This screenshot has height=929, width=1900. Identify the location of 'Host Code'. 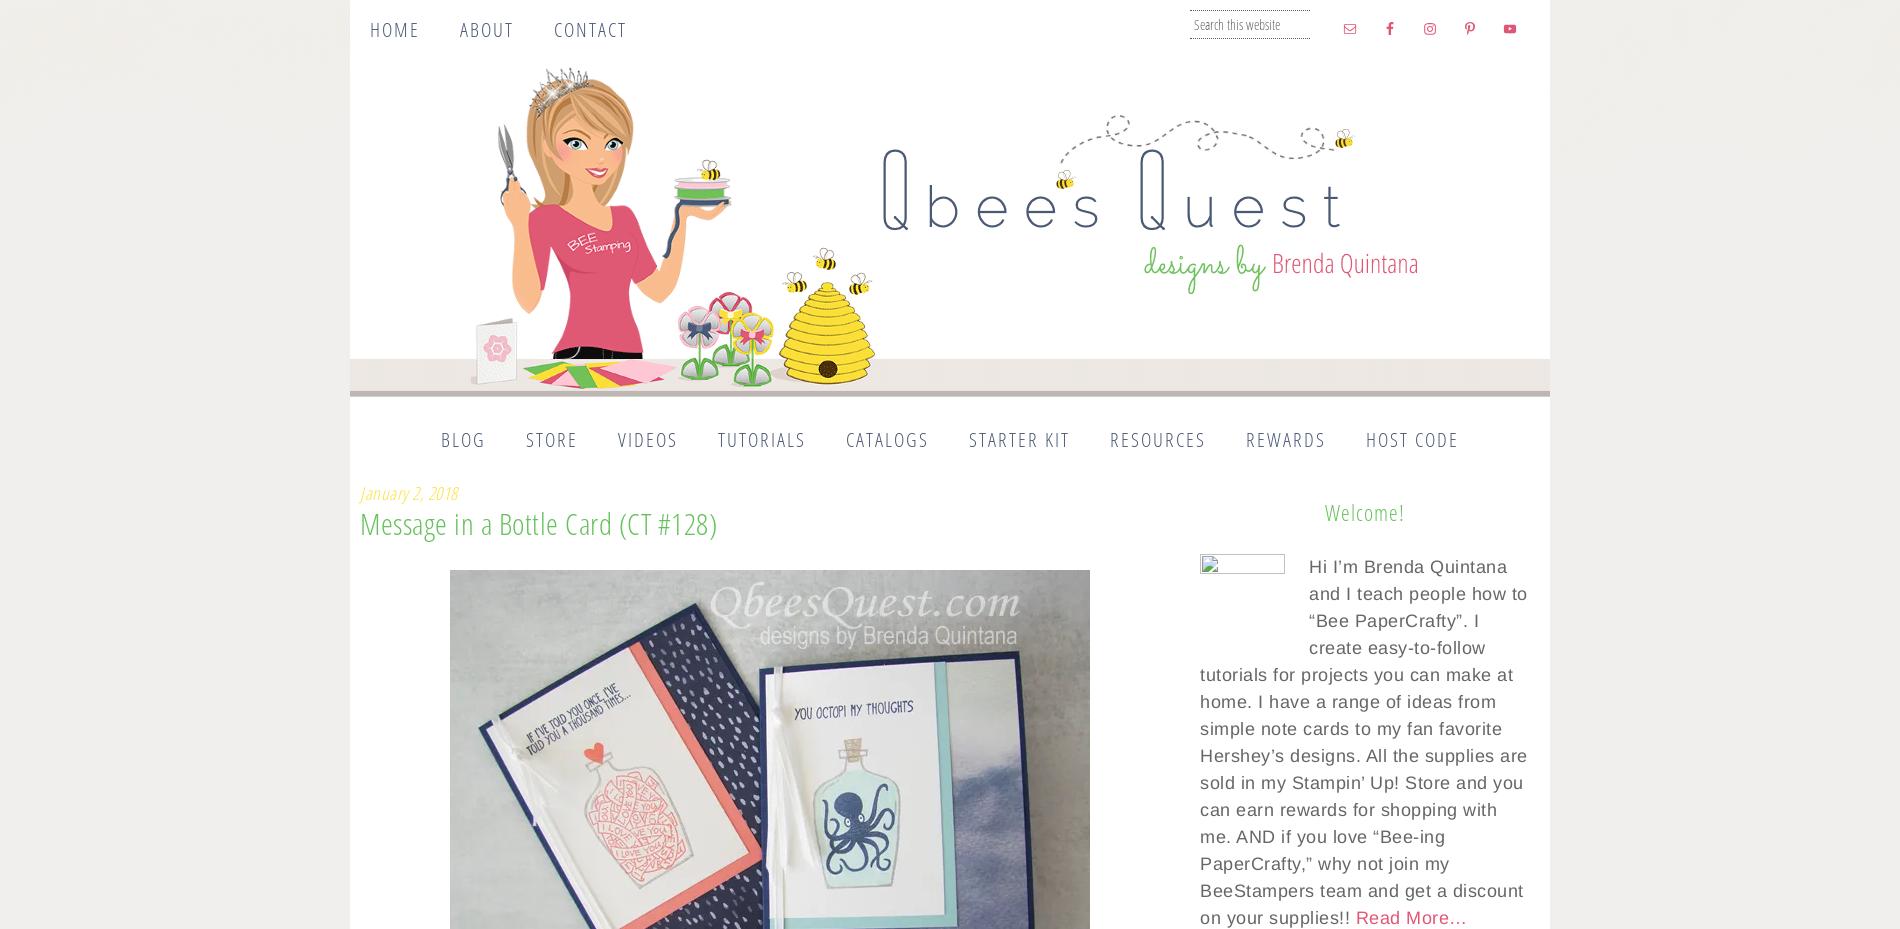
(1411, 438).